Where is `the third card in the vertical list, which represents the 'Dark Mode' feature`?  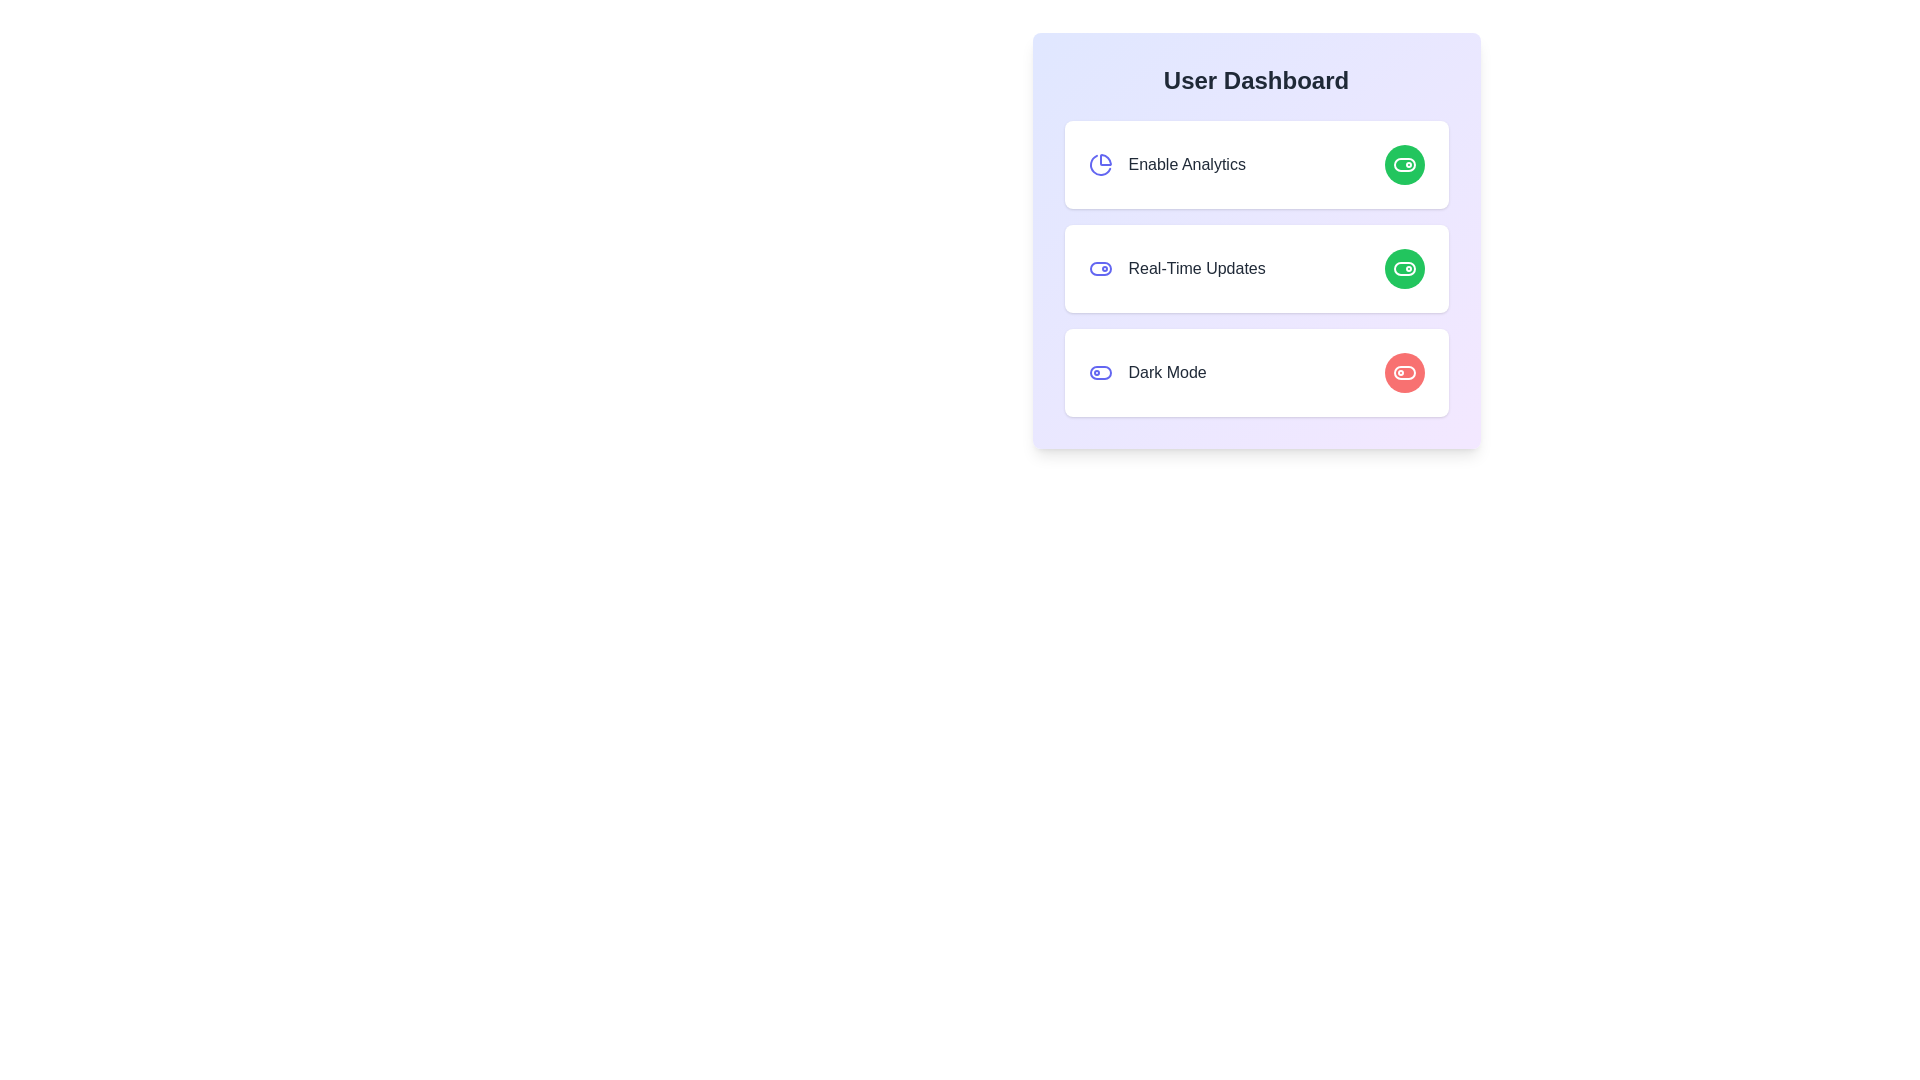
the third card in the vertical list, which represents the 'Dark Mode' feature is located at coordinates (1255, 373).